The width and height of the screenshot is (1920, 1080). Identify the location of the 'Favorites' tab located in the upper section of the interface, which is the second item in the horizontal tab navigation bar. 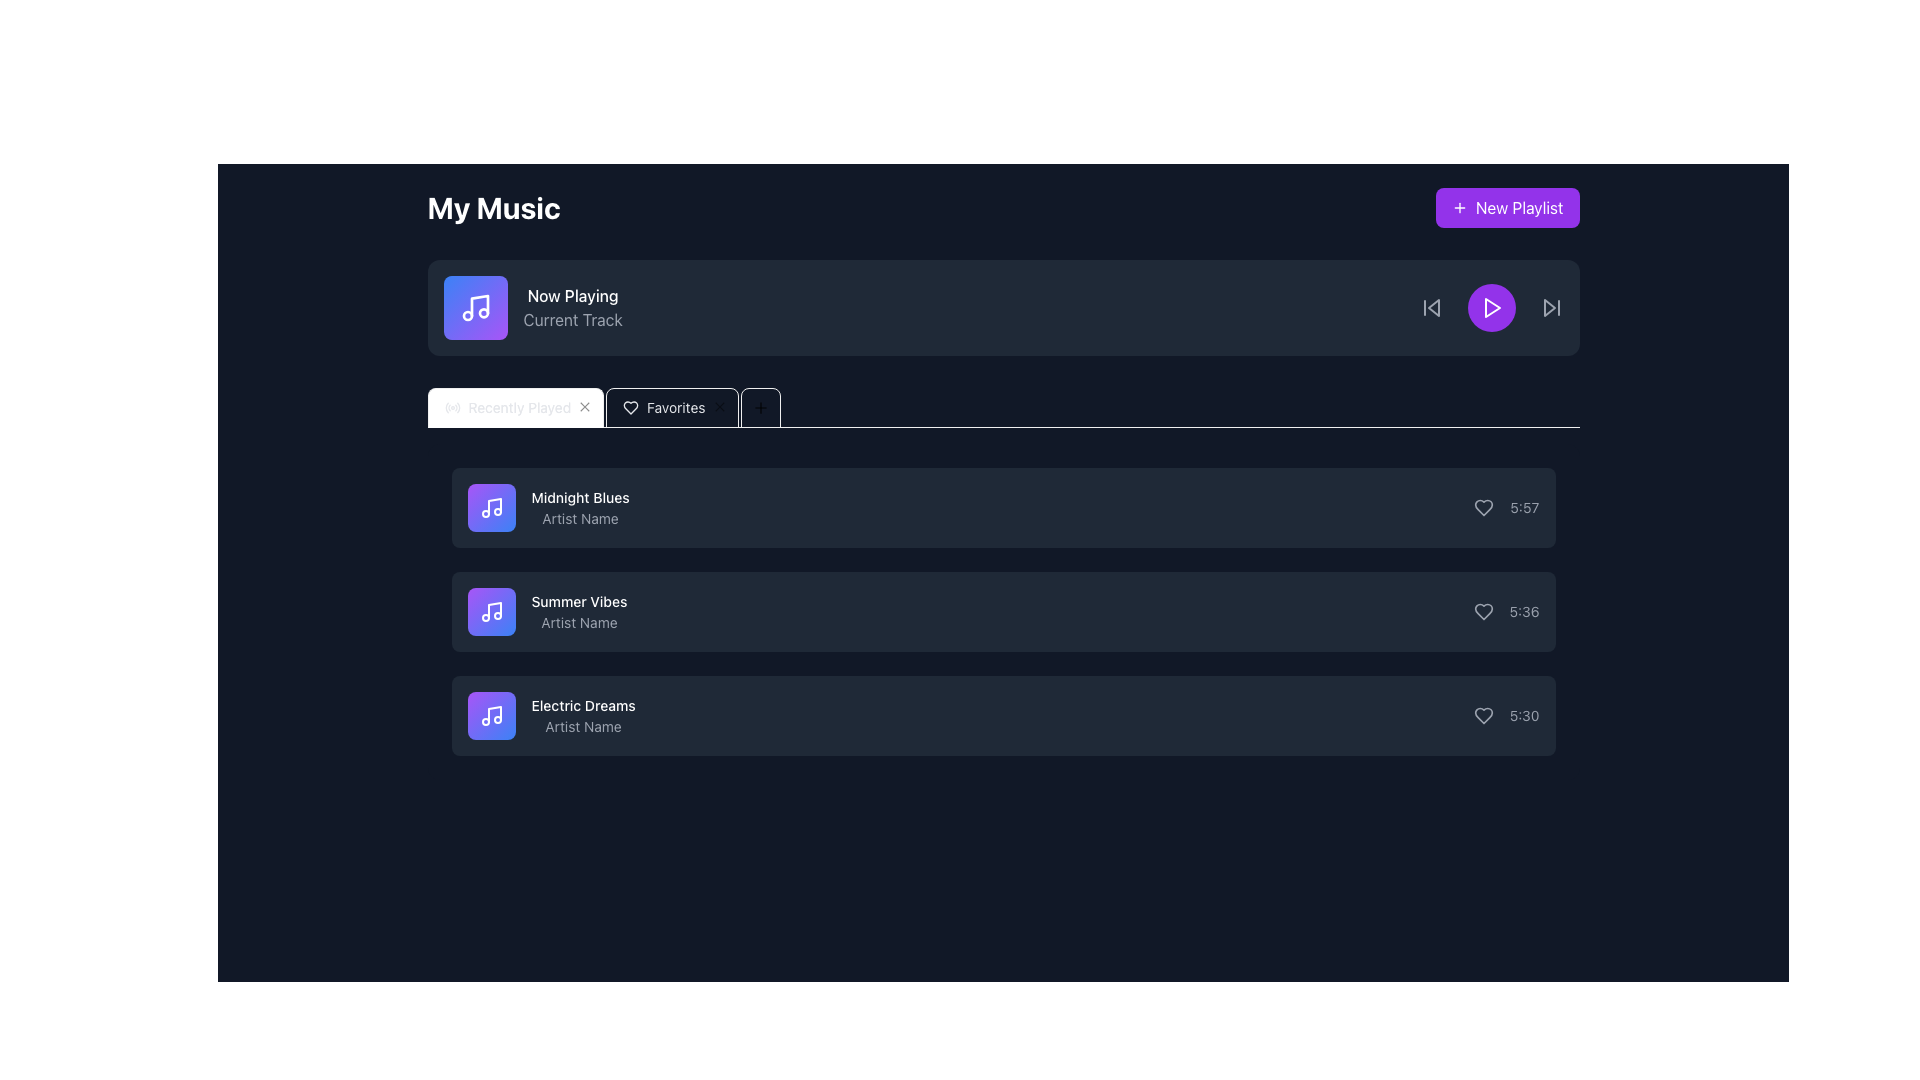
(603, 407).